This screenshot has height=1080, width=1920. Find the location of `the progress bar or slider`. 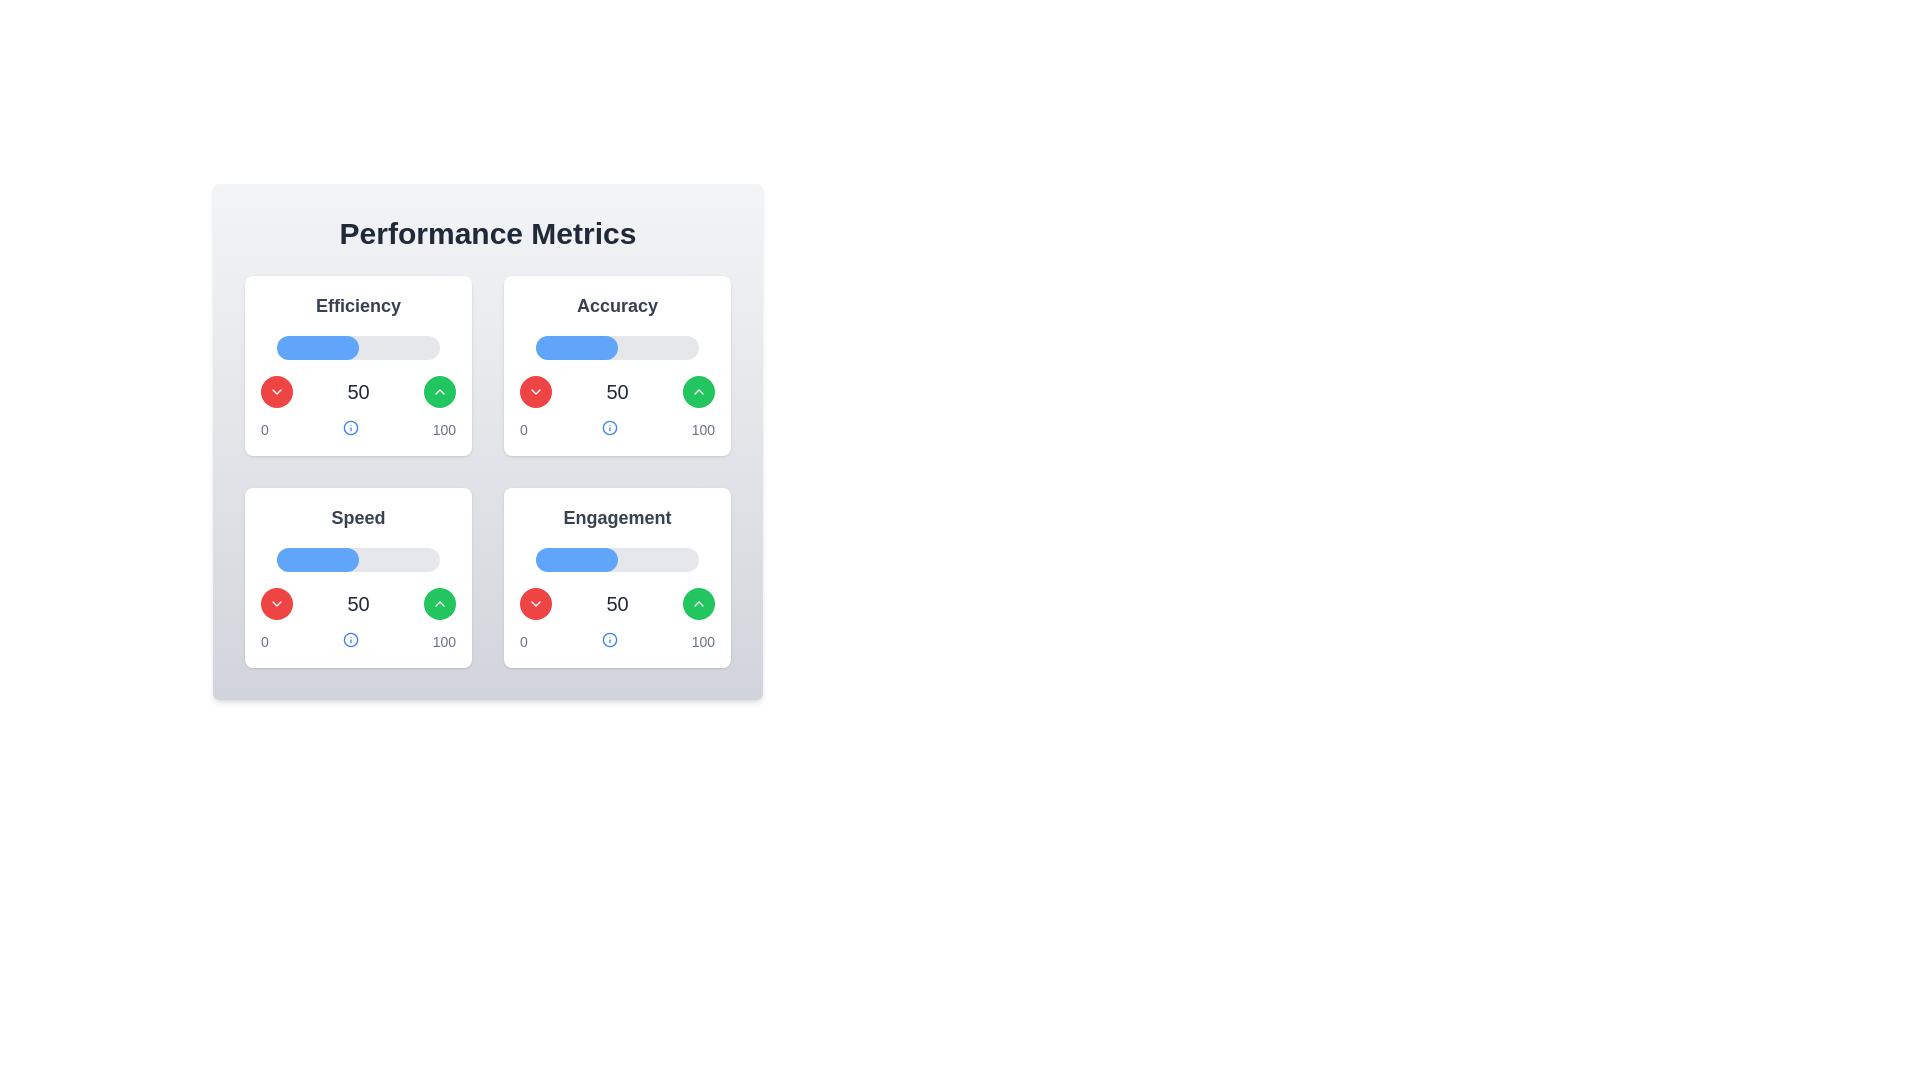

the progress bar or slider is located at coordinates (374, 559).